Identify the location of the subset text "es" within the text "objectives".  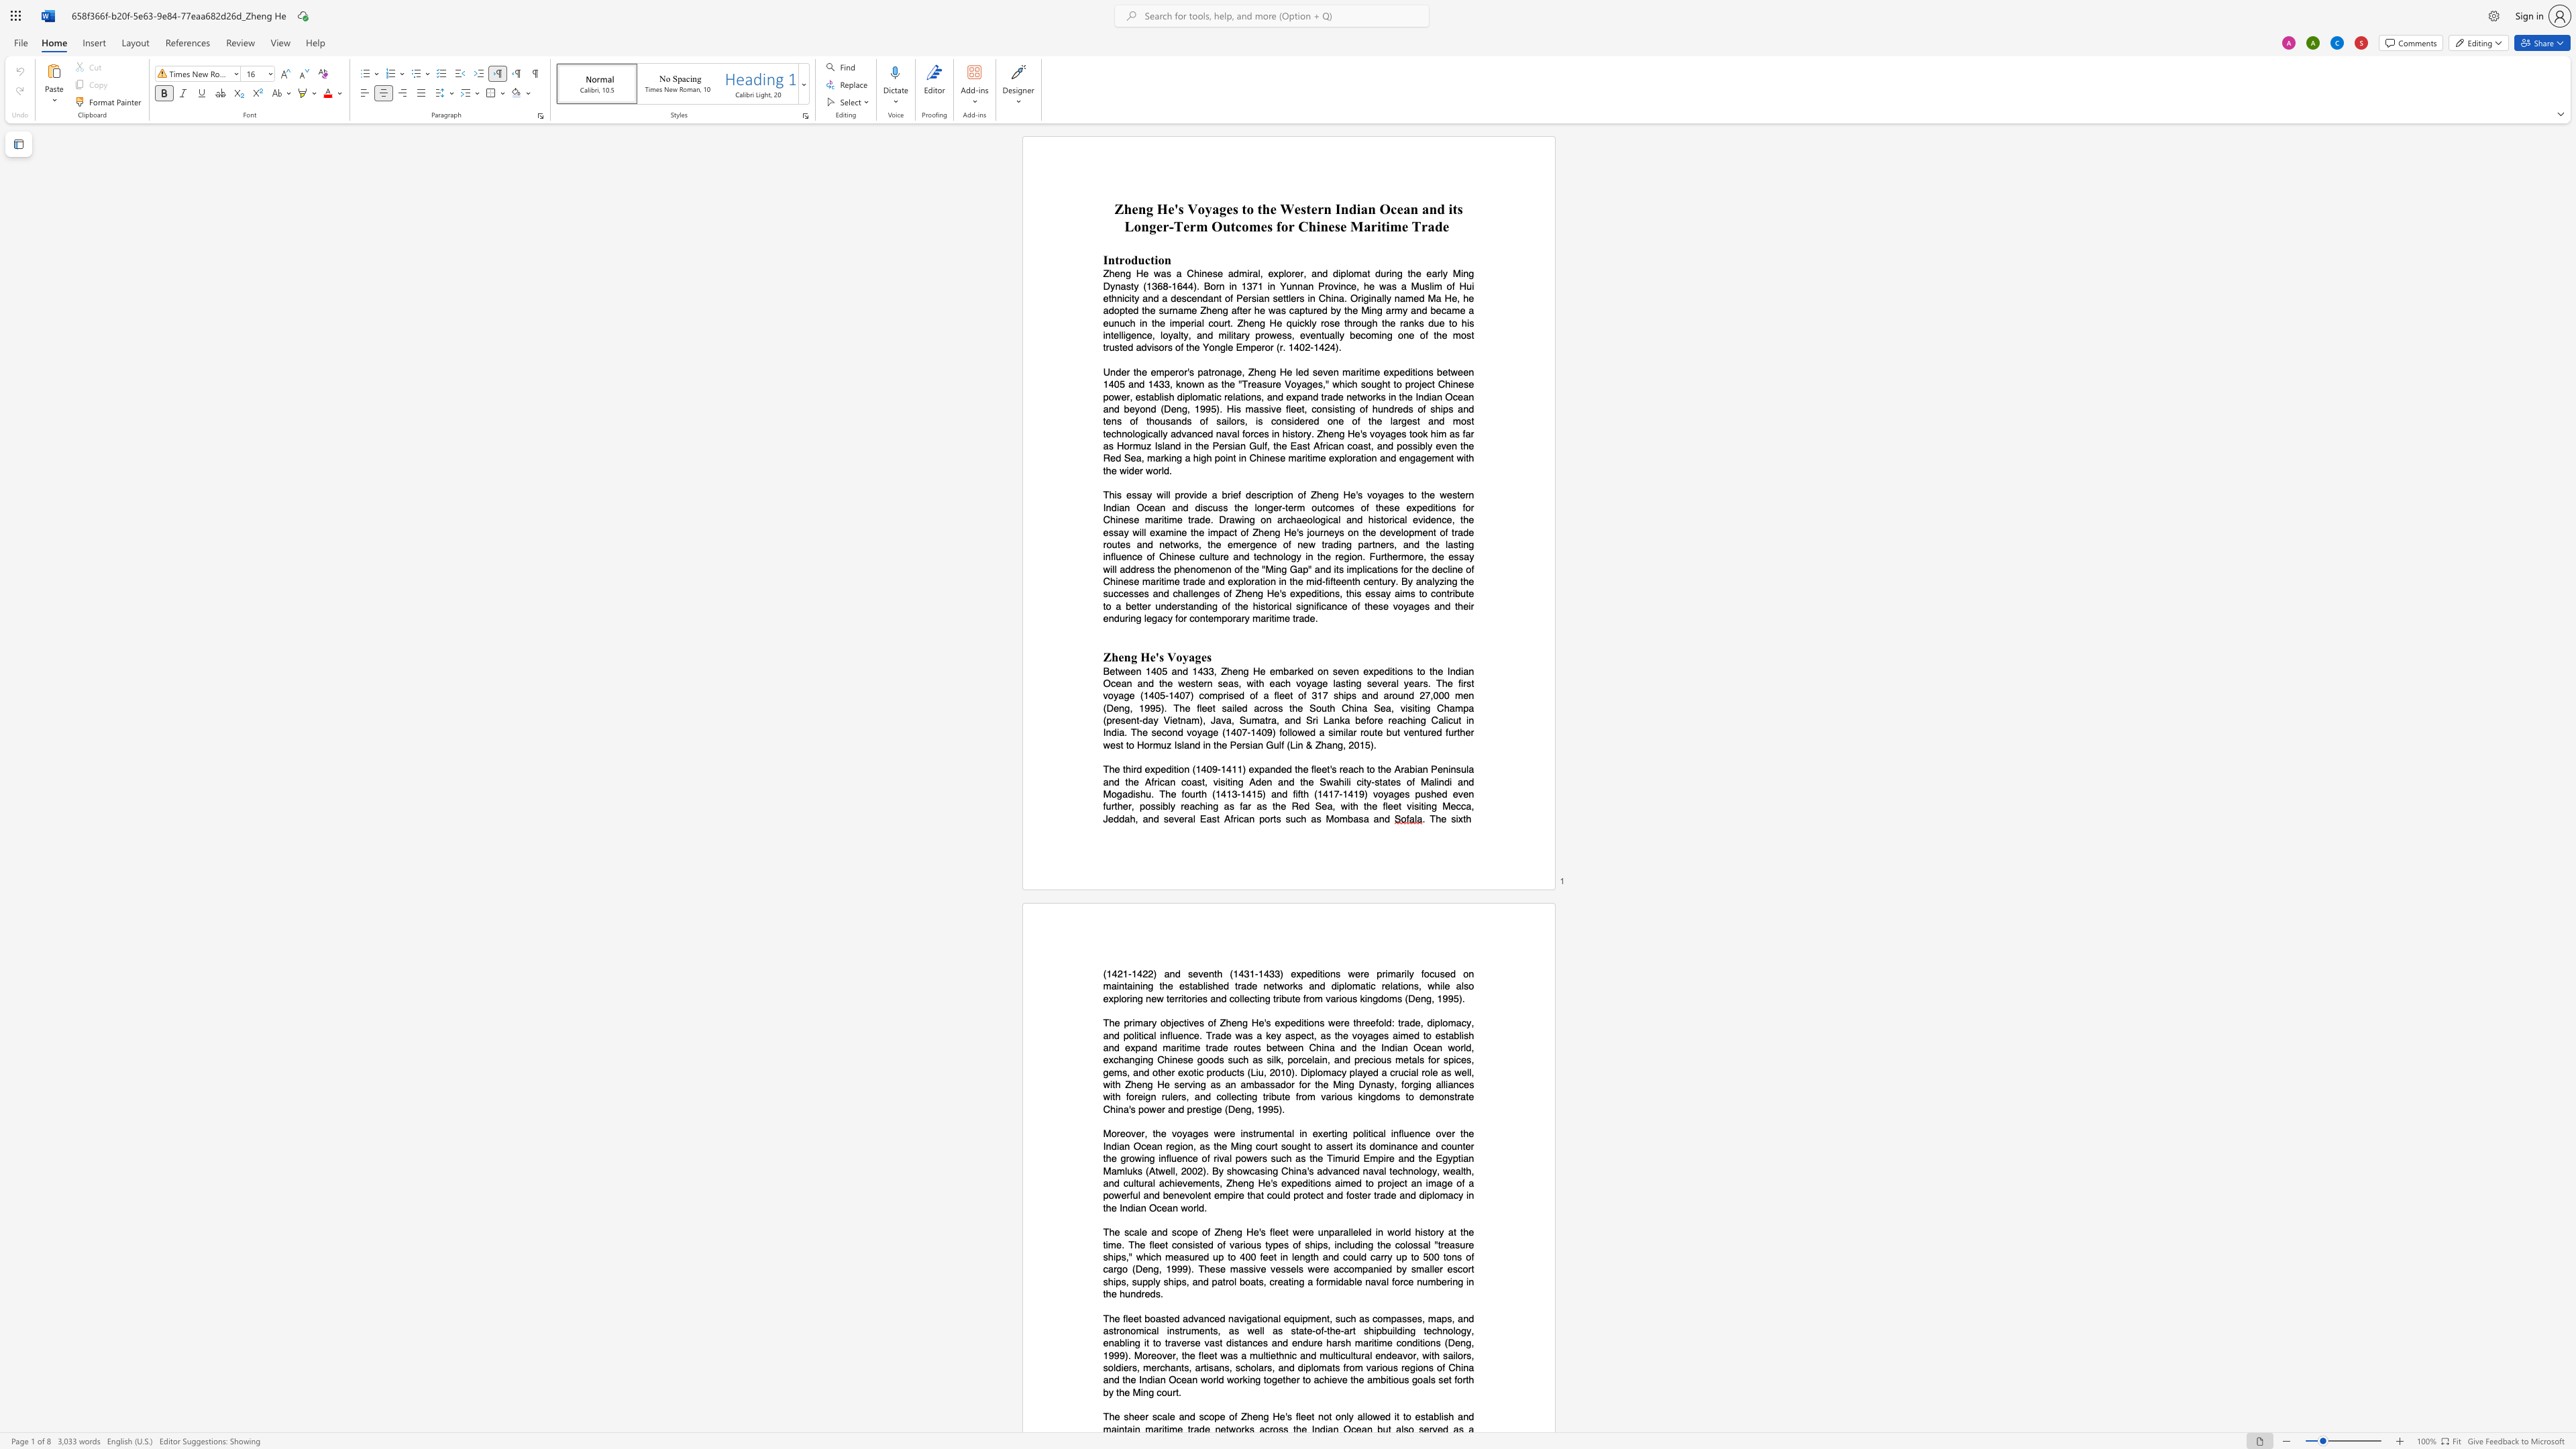
(1193, 1023).